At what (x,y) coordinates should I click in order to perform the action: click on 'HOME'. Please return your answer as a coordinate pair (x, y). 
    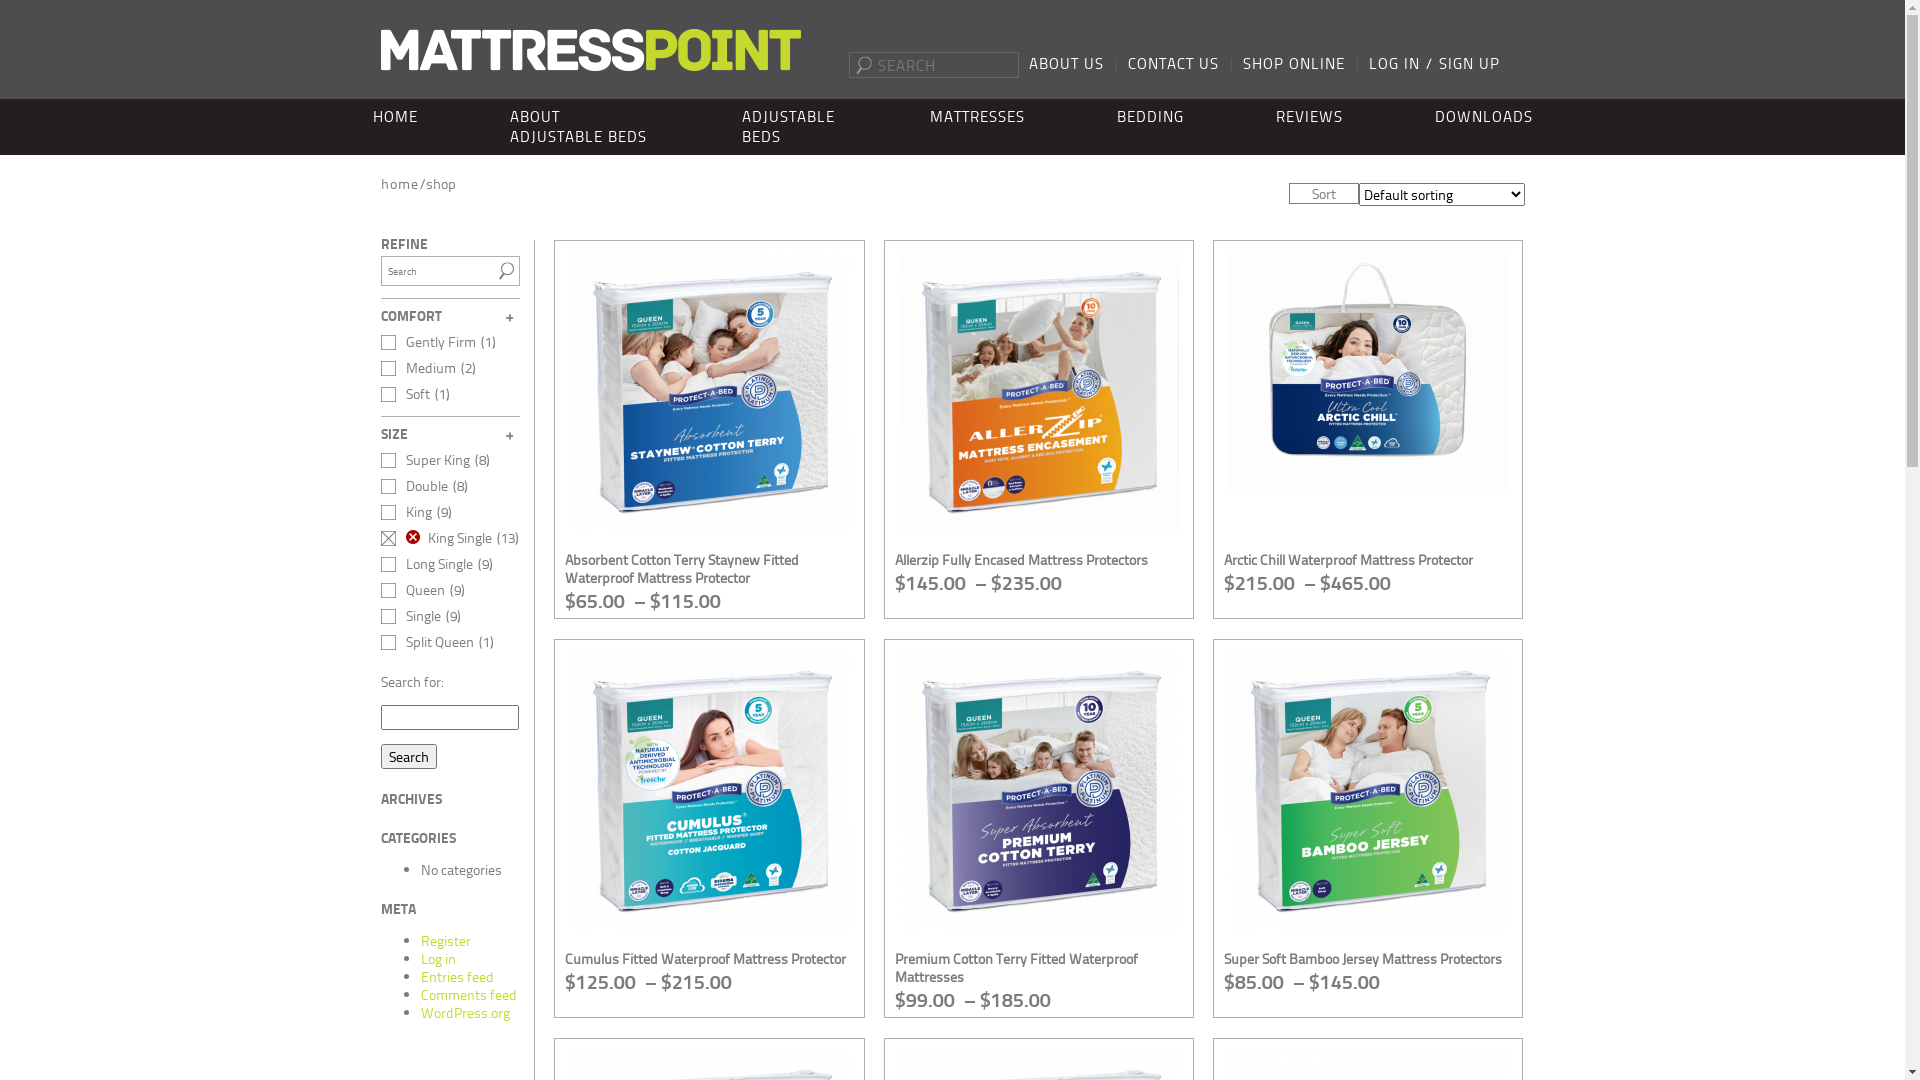
    Looking at the image, I should click on (394, 116).